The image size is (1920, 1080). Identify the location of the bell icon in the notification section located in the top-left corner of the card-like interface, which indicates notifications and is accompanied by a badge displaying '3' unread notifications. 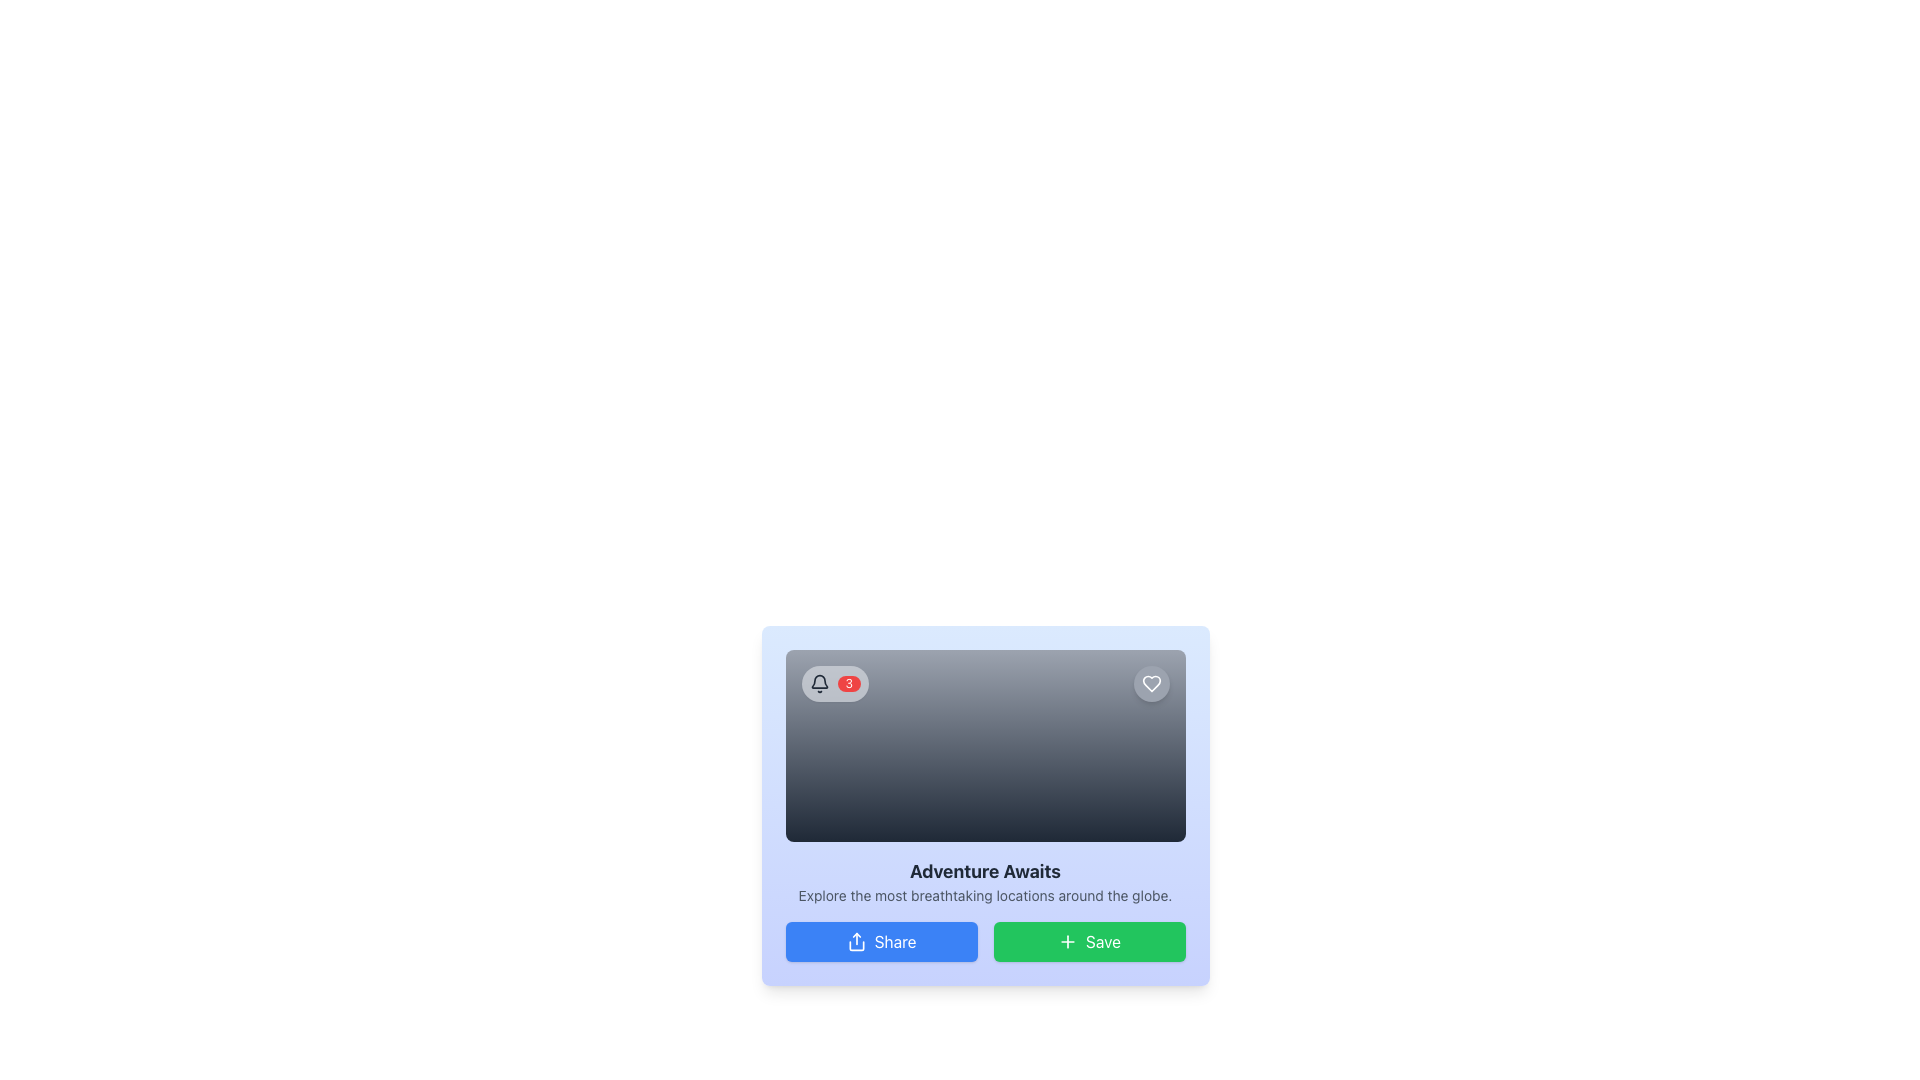
(819, 682).